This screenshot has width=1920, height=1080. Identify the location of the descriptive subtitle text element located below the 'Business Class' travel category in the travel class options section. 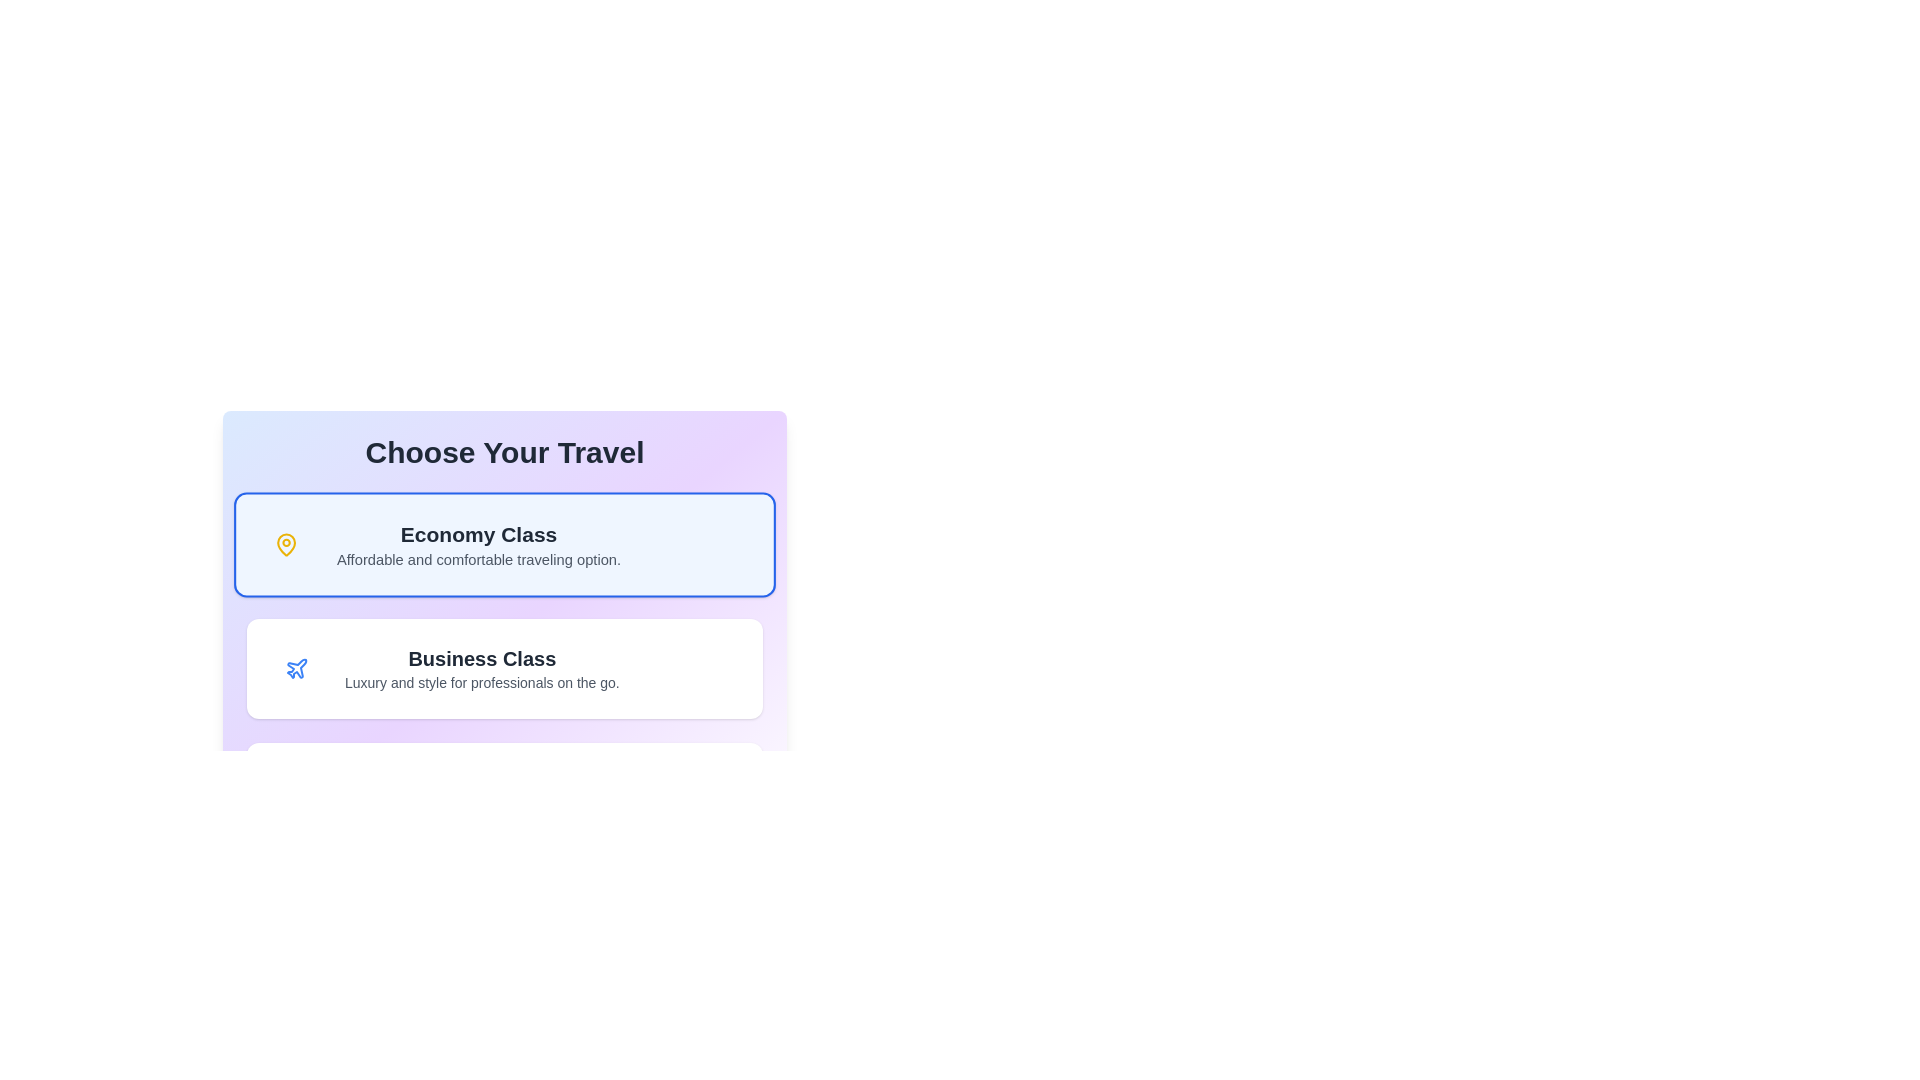
(482, 681).